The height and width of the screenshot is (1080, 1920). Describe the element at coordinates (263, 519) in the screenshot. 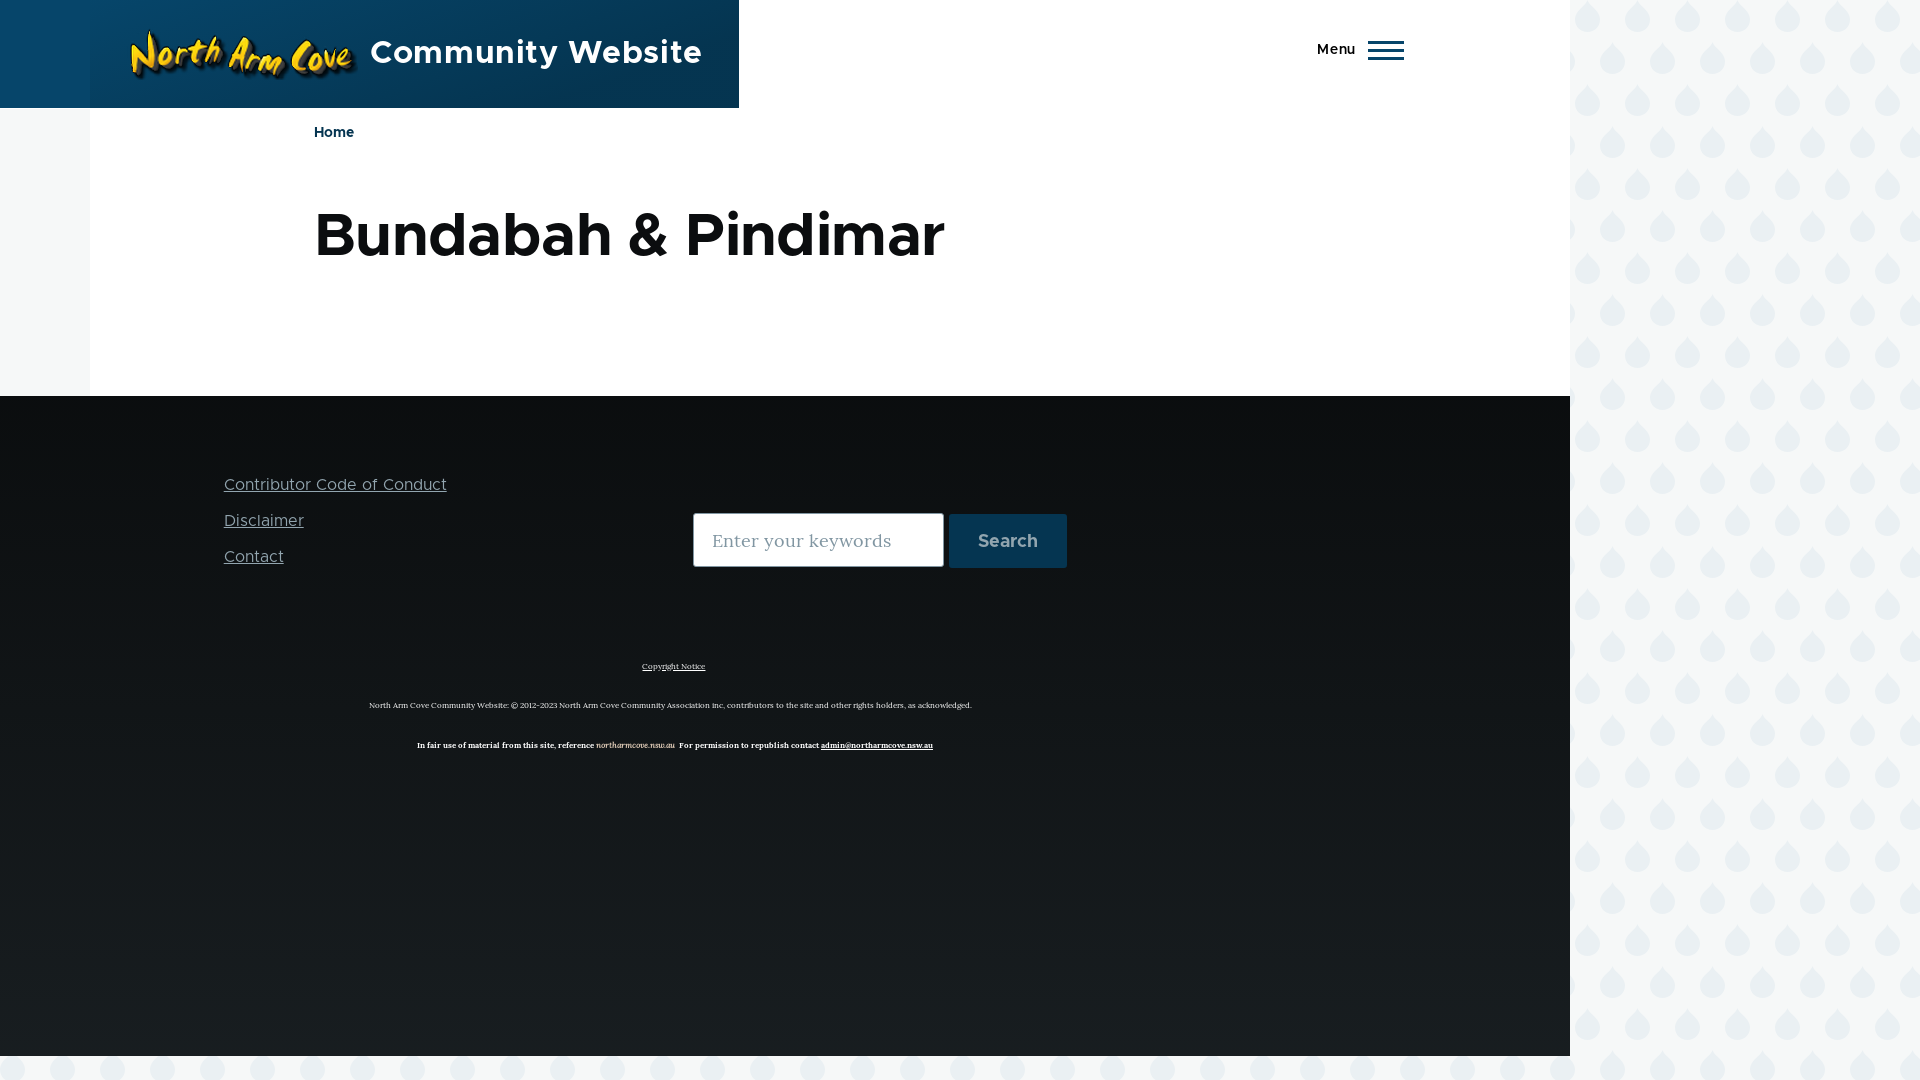

I see `'Disclaimer'` at that location.